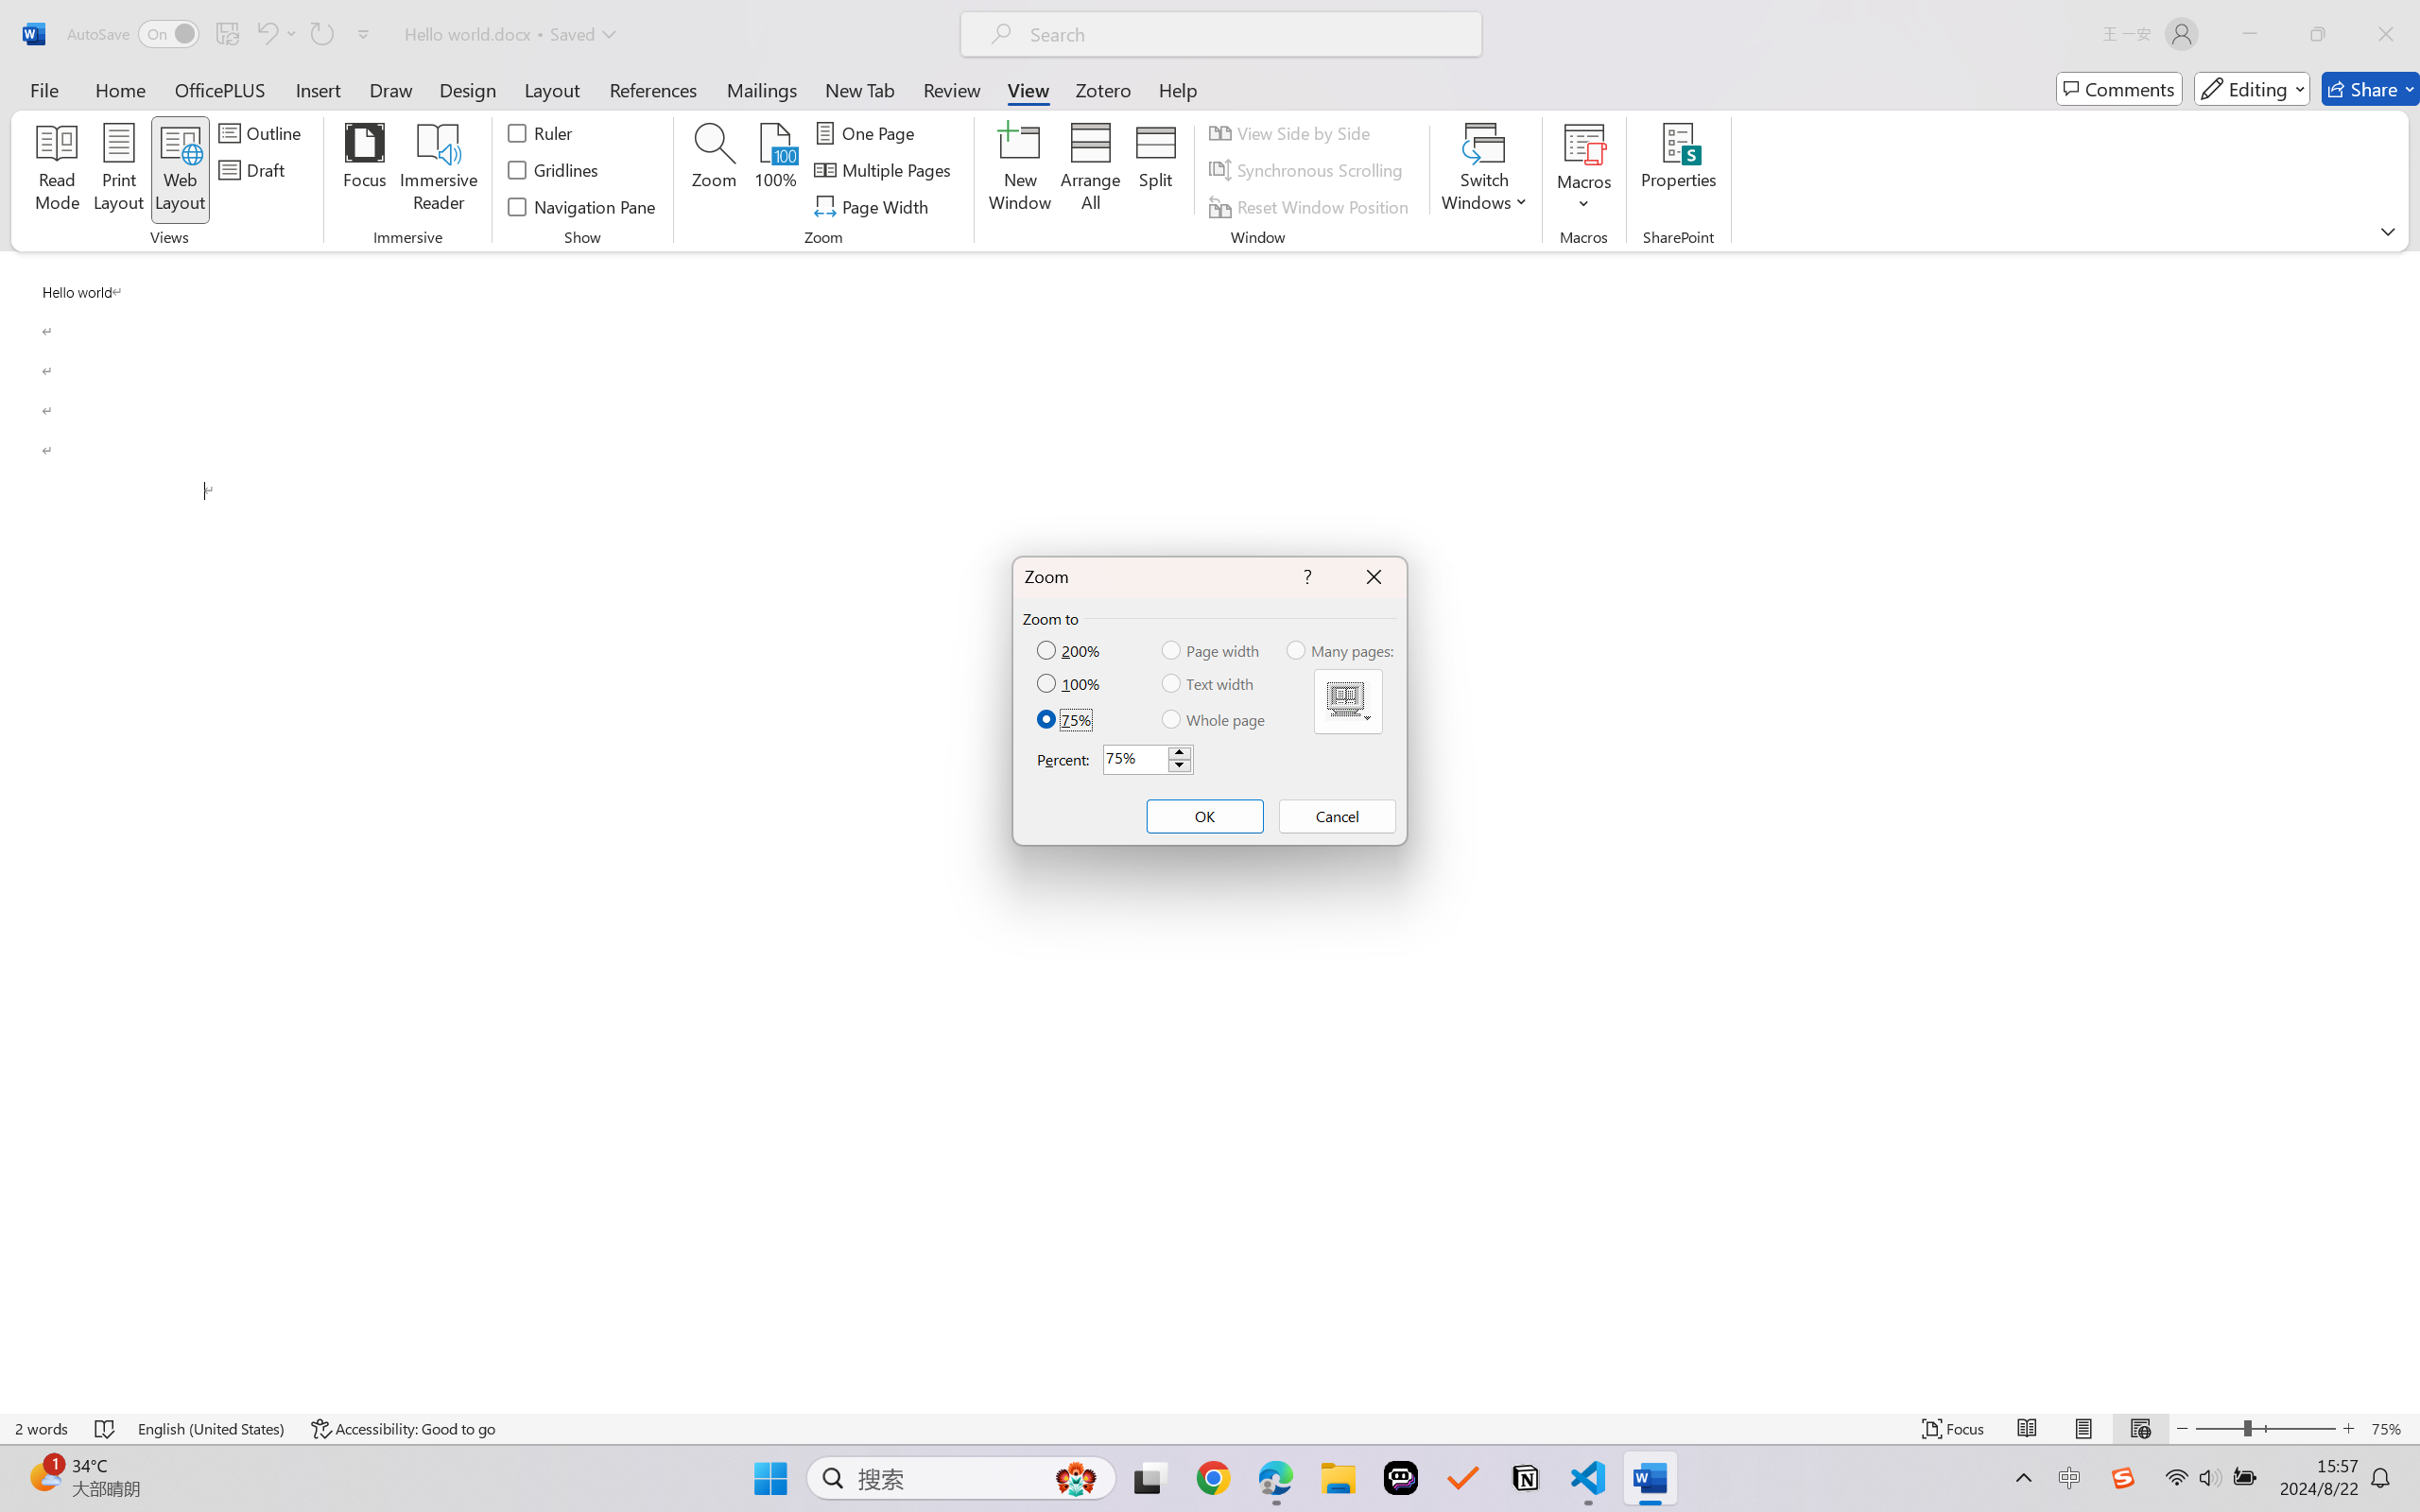 The width and height of the screenshot is (2420, 1512). What do you see at coordinates (762, 88) in the screenshot?
I see `'Mailings'` at bounding box center [762, 88].